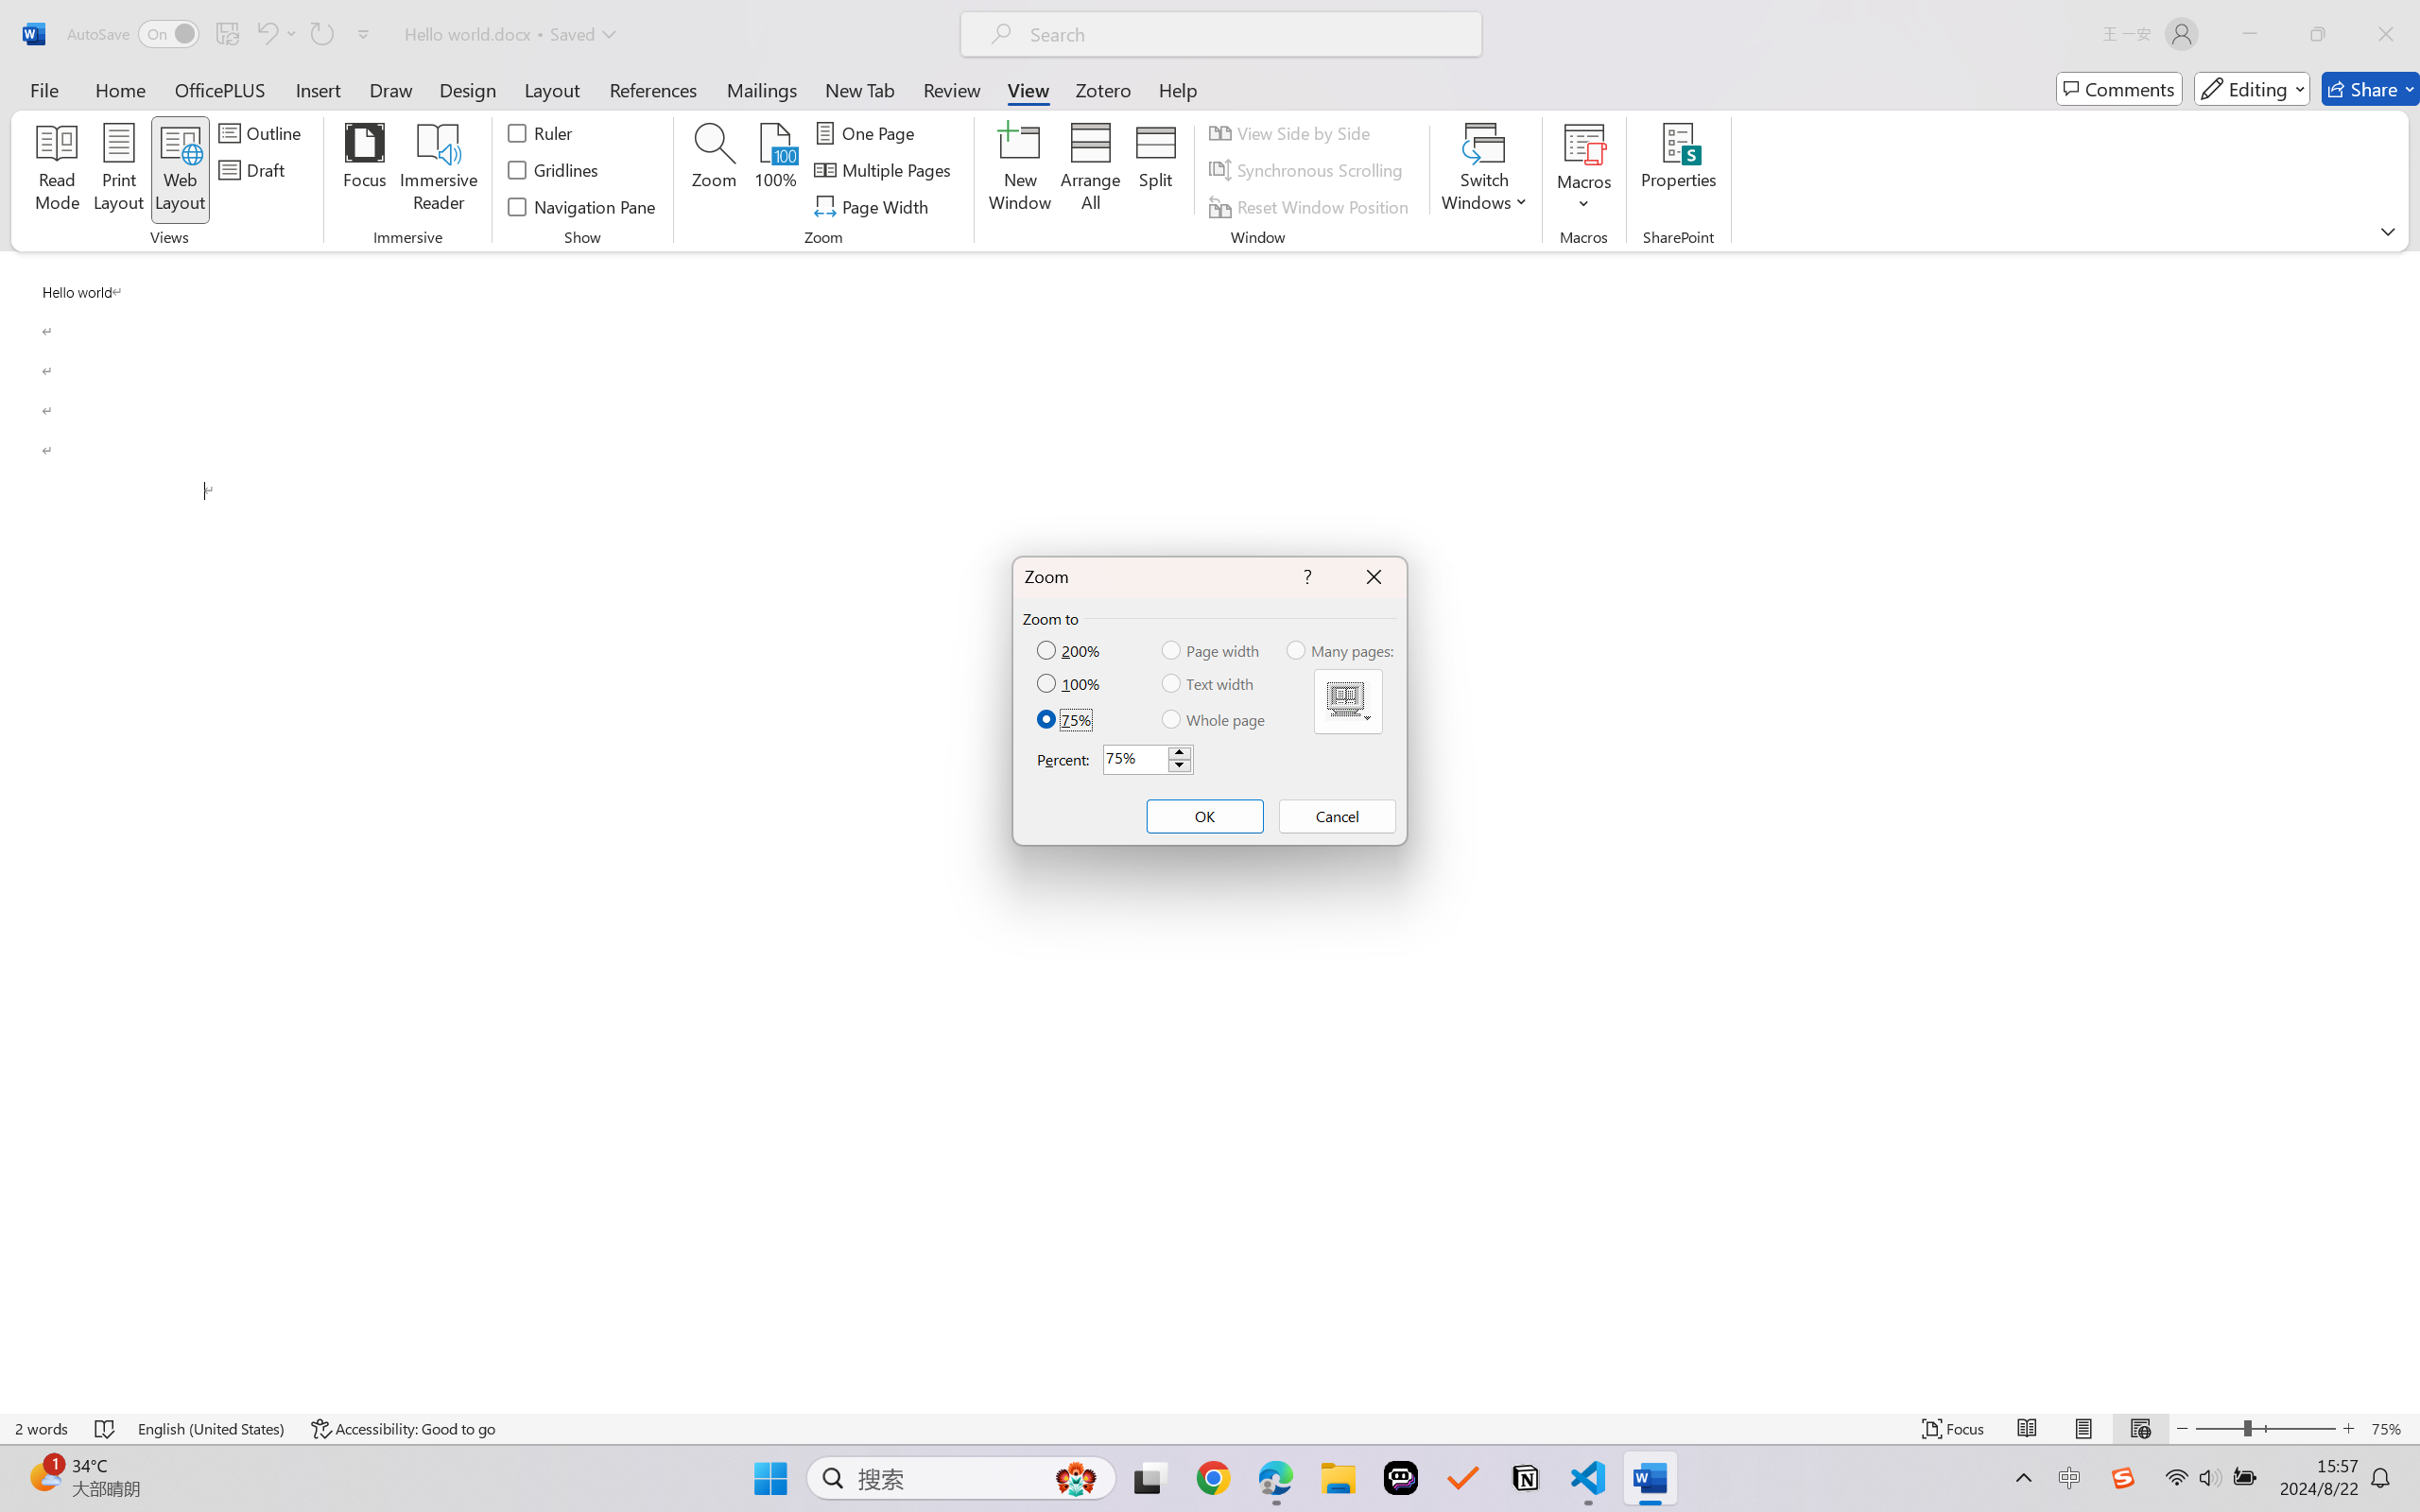 The width and height of the screenshot is (2420, 1512). What do you see at coordinates (762, 88) in the screenshot?
I see `'Mailings'` at bounding box center [762, 88].